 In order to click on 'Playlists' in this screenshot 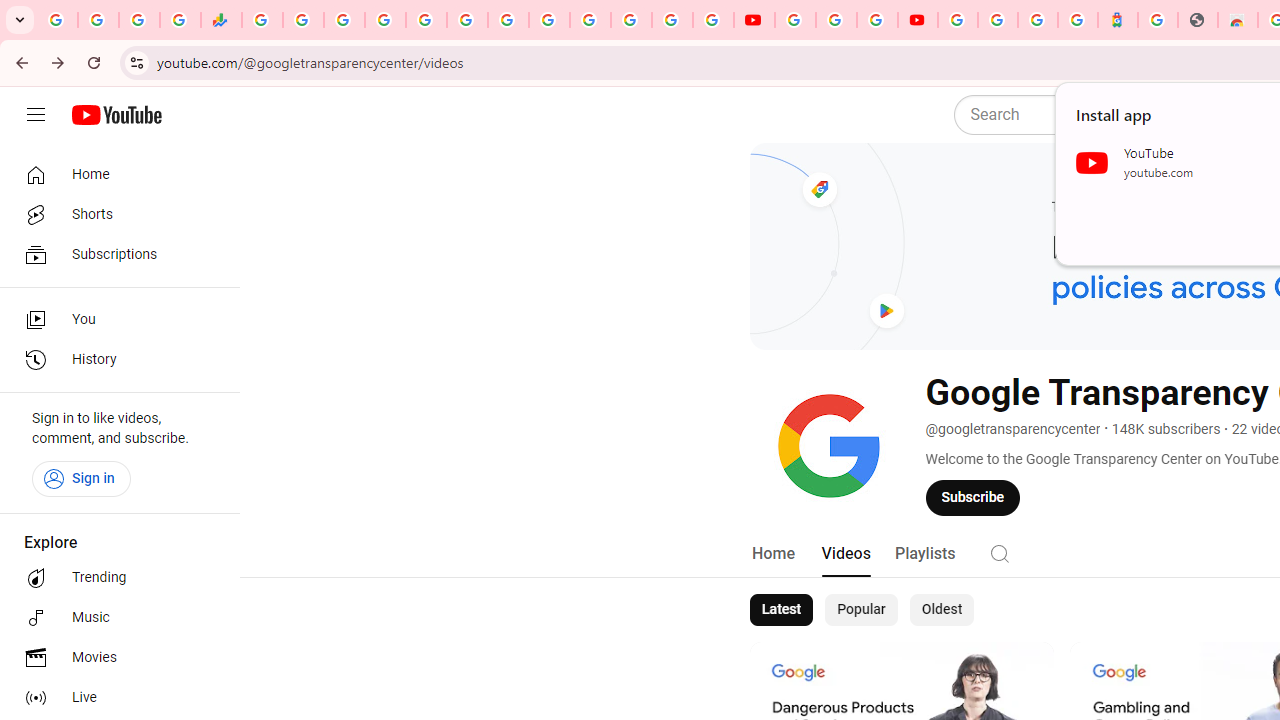, I will do `click(923, 553)`.